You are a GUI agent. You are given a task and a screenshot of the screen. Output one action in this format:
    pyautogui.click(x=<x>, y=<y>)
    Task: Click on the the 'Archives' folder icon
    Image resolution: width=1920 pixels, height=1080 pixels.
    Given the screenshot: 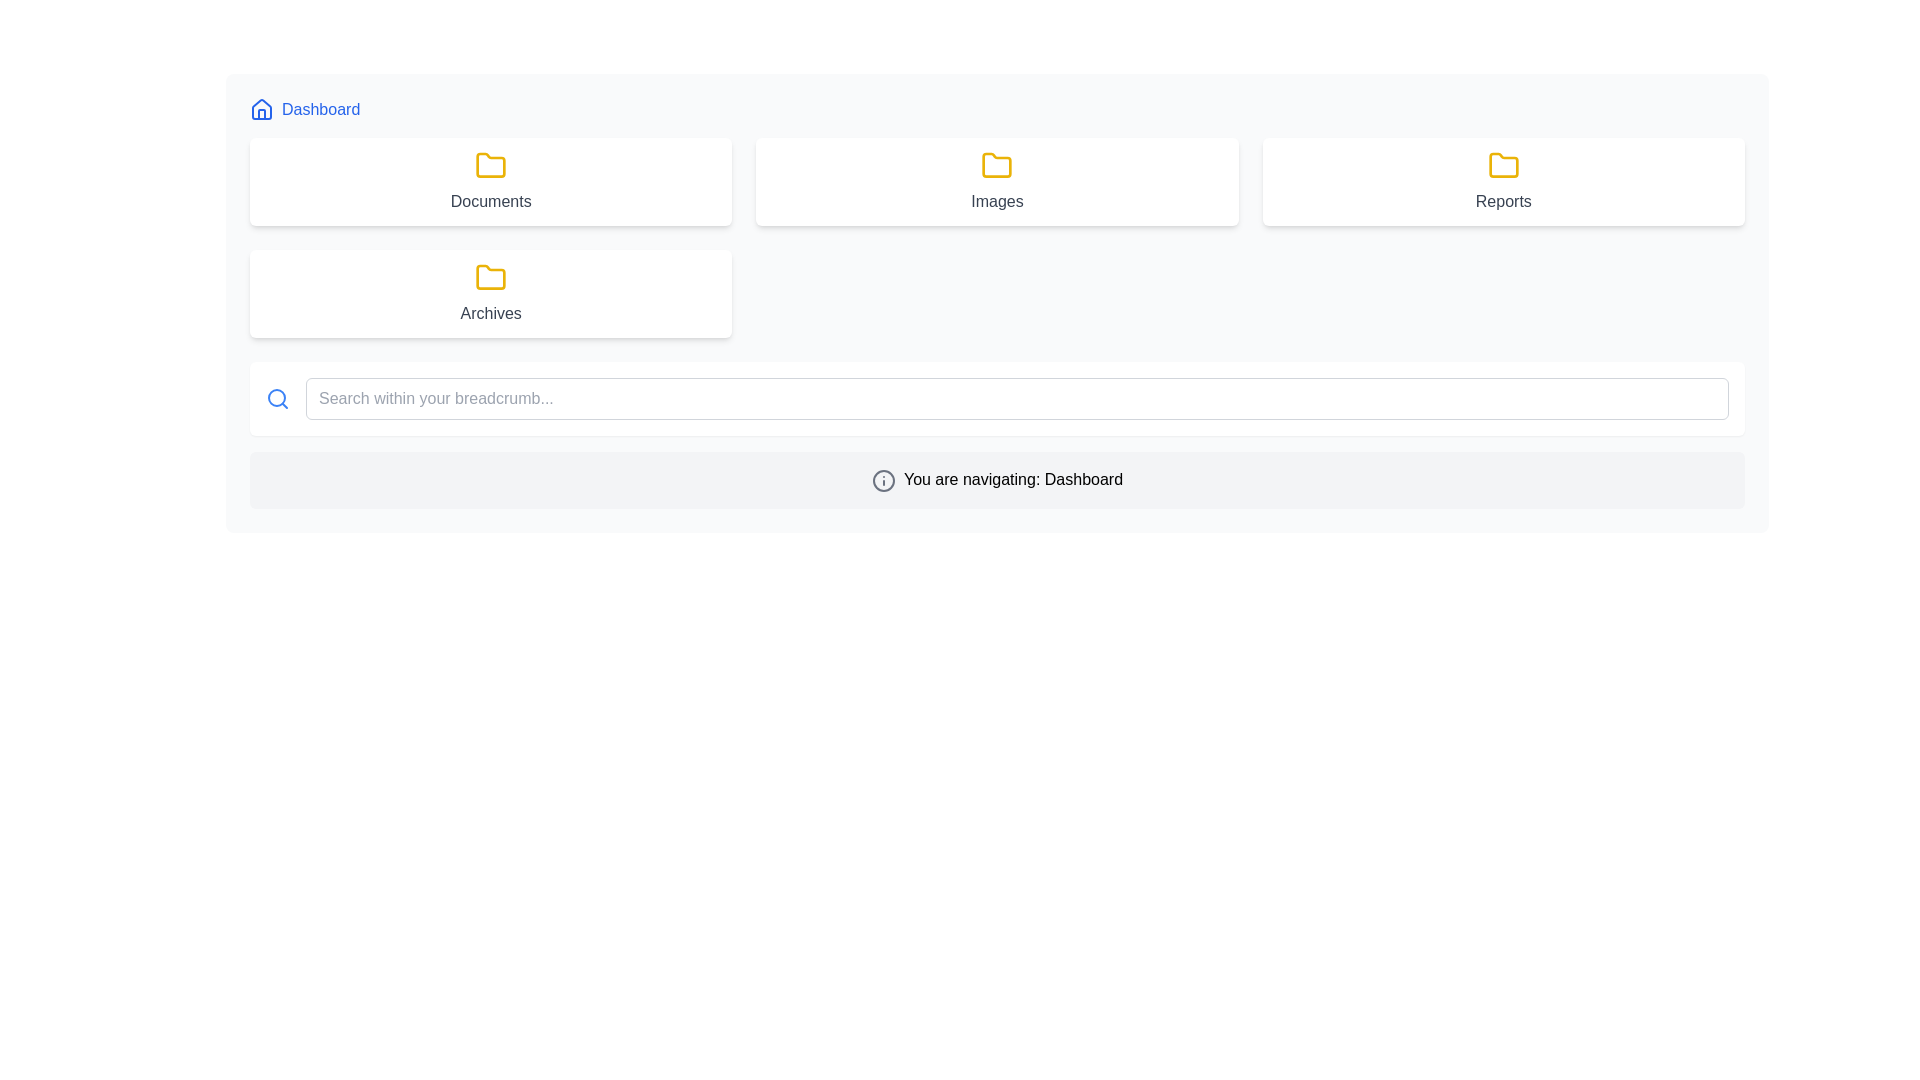 What is the action you would take?
    pyautogui.click(x=491, y=164)
    